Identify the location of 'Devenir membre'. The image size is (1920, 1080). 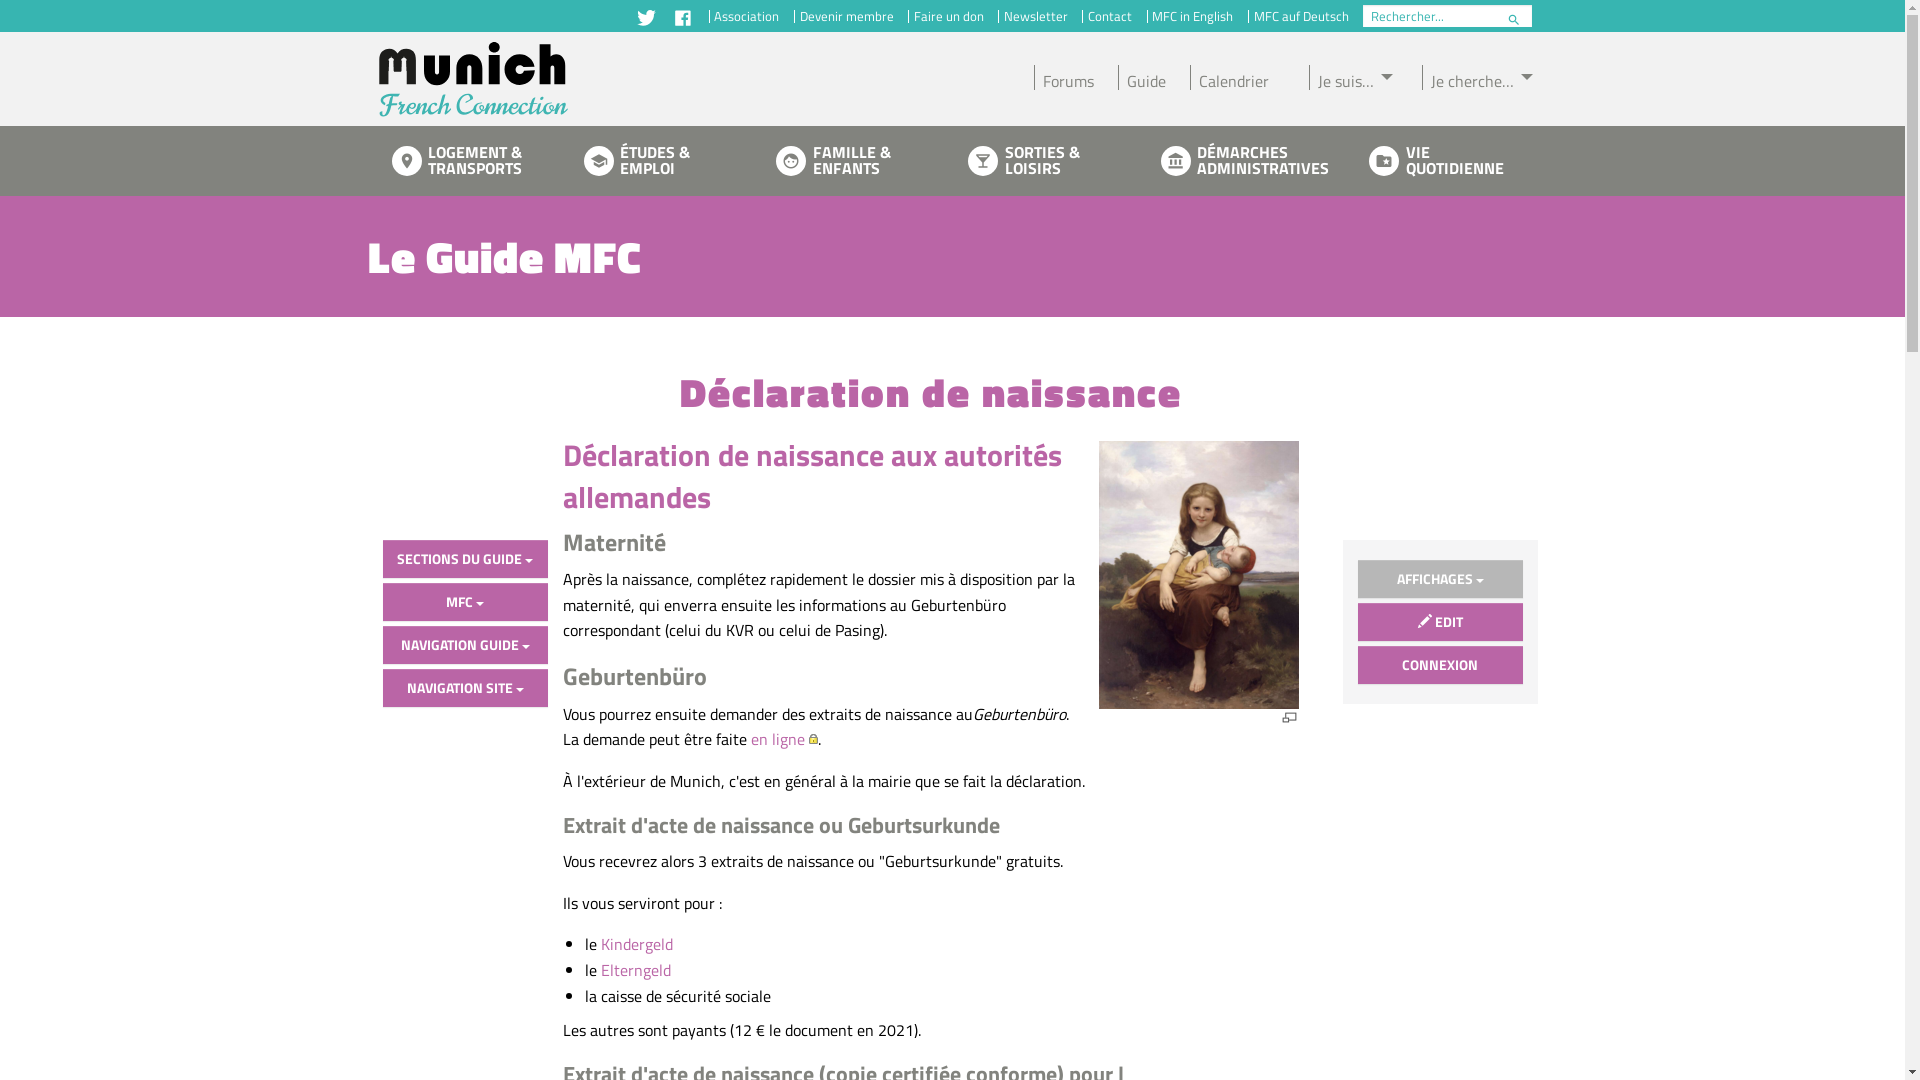
(846, 16).